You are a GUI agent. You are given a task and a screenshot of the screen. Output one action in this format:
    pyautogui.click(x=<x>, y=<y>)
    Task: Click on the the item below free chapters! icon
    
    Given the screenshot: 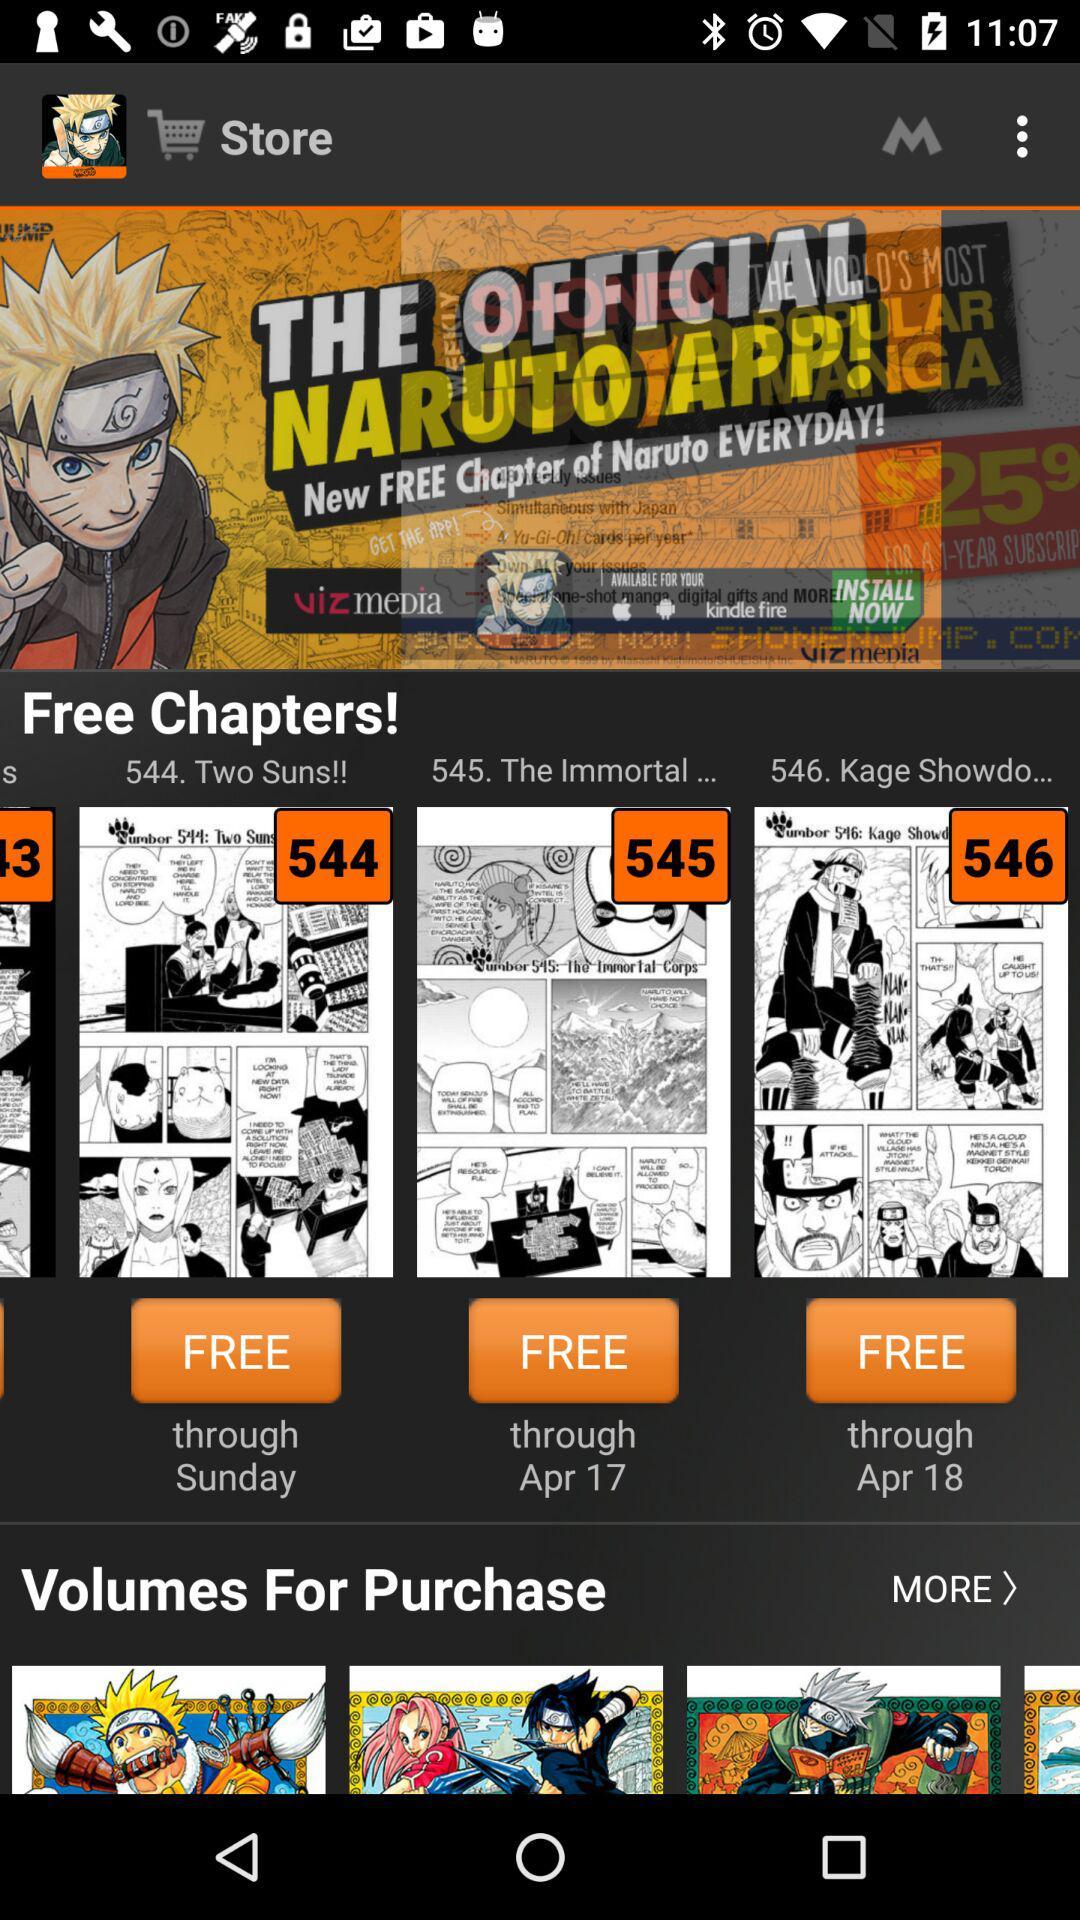 What is the action you would take?
    pyautogui.click(x=235, y=769)
    